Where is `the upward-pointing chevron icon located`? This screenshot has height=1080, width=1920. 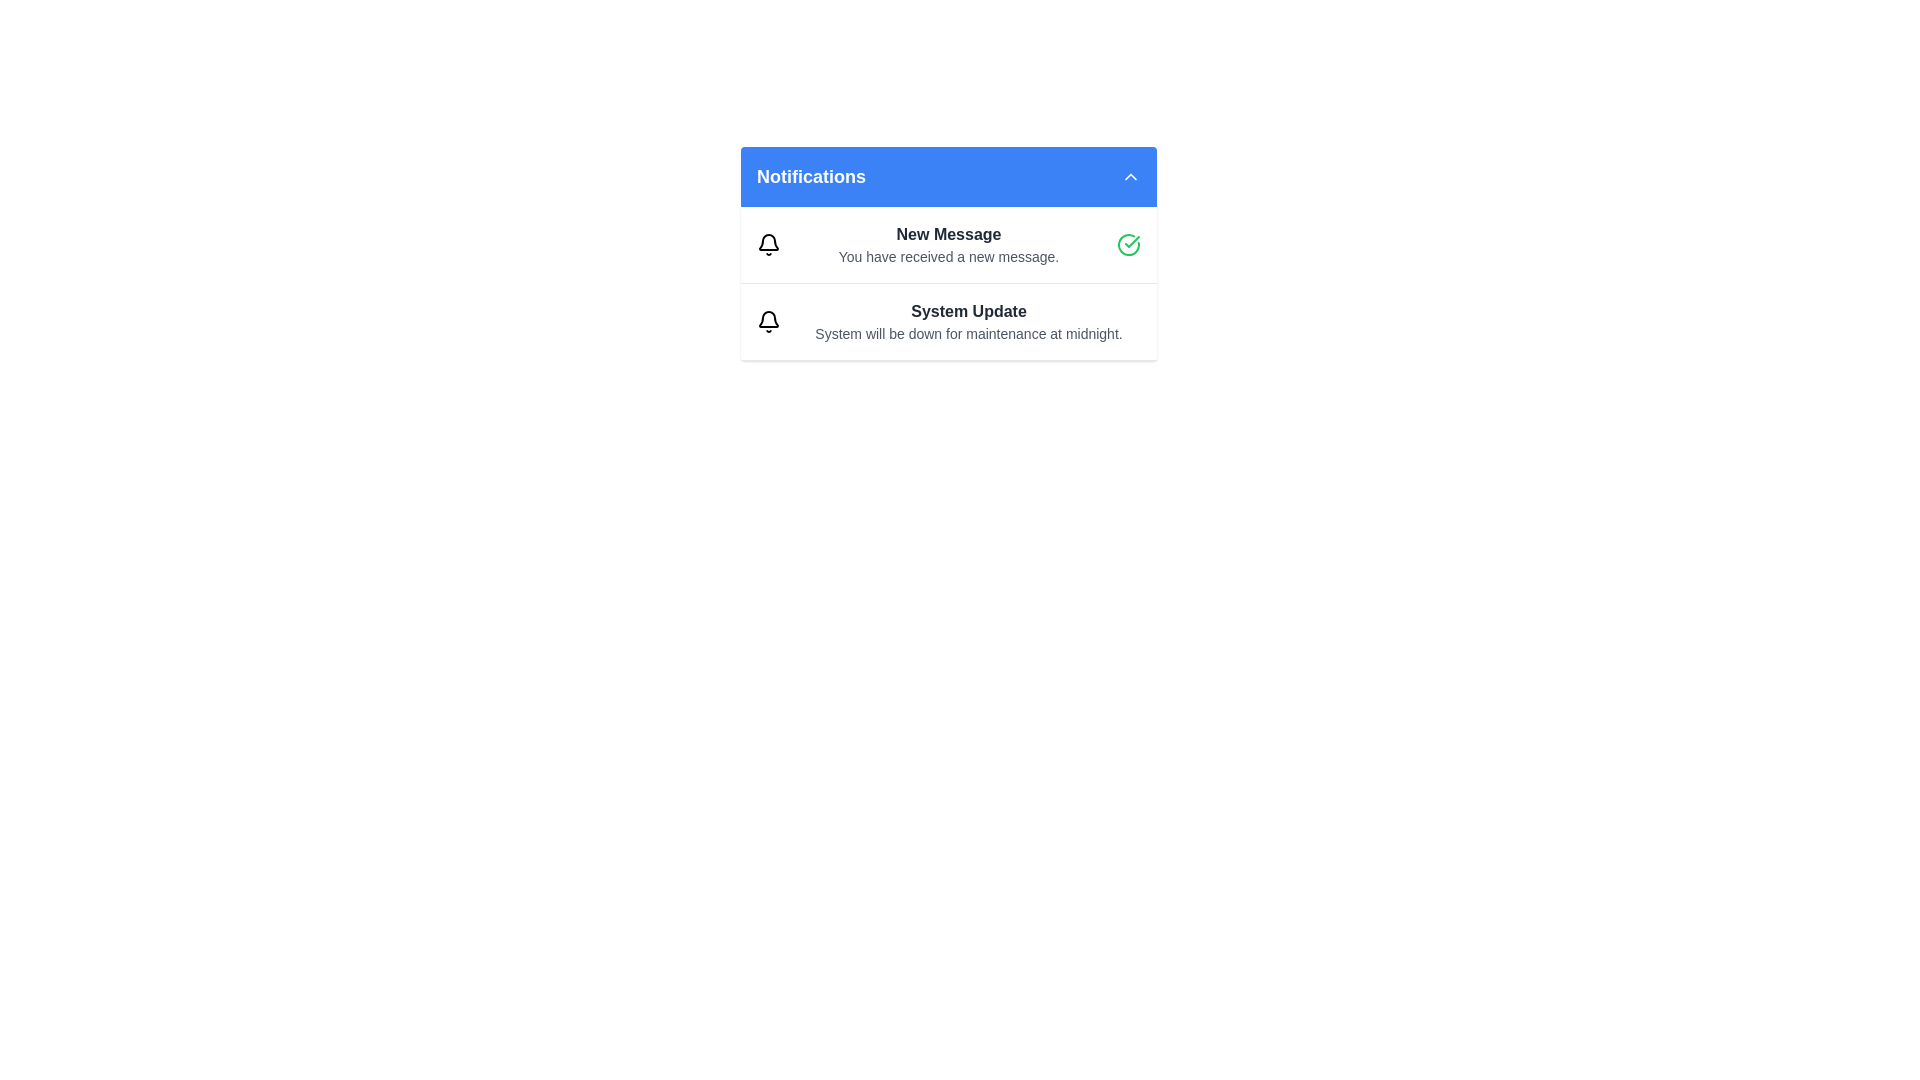
the upward-pointing chevron icon located is located at coordinates (1131, 176).